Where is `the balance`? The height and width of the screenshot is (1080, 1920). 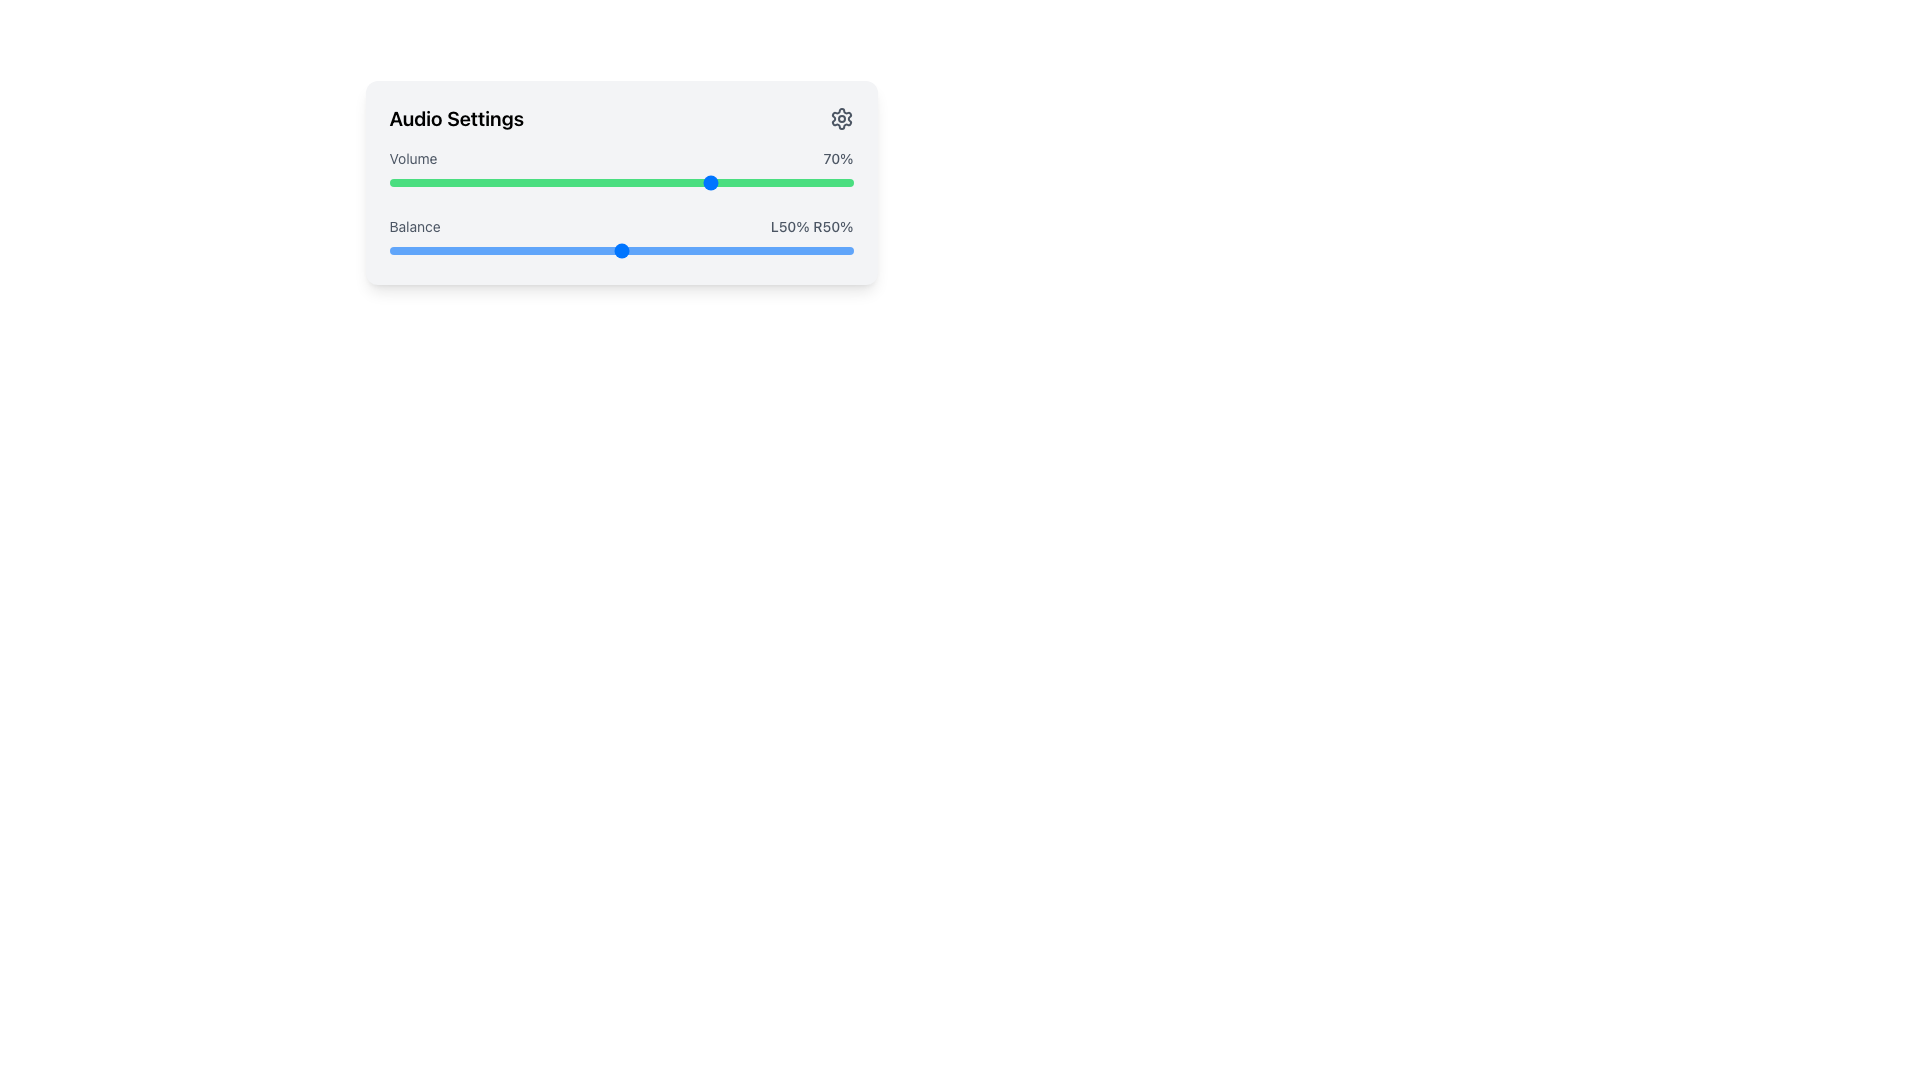 the balance is located at coordinates (398, 249).